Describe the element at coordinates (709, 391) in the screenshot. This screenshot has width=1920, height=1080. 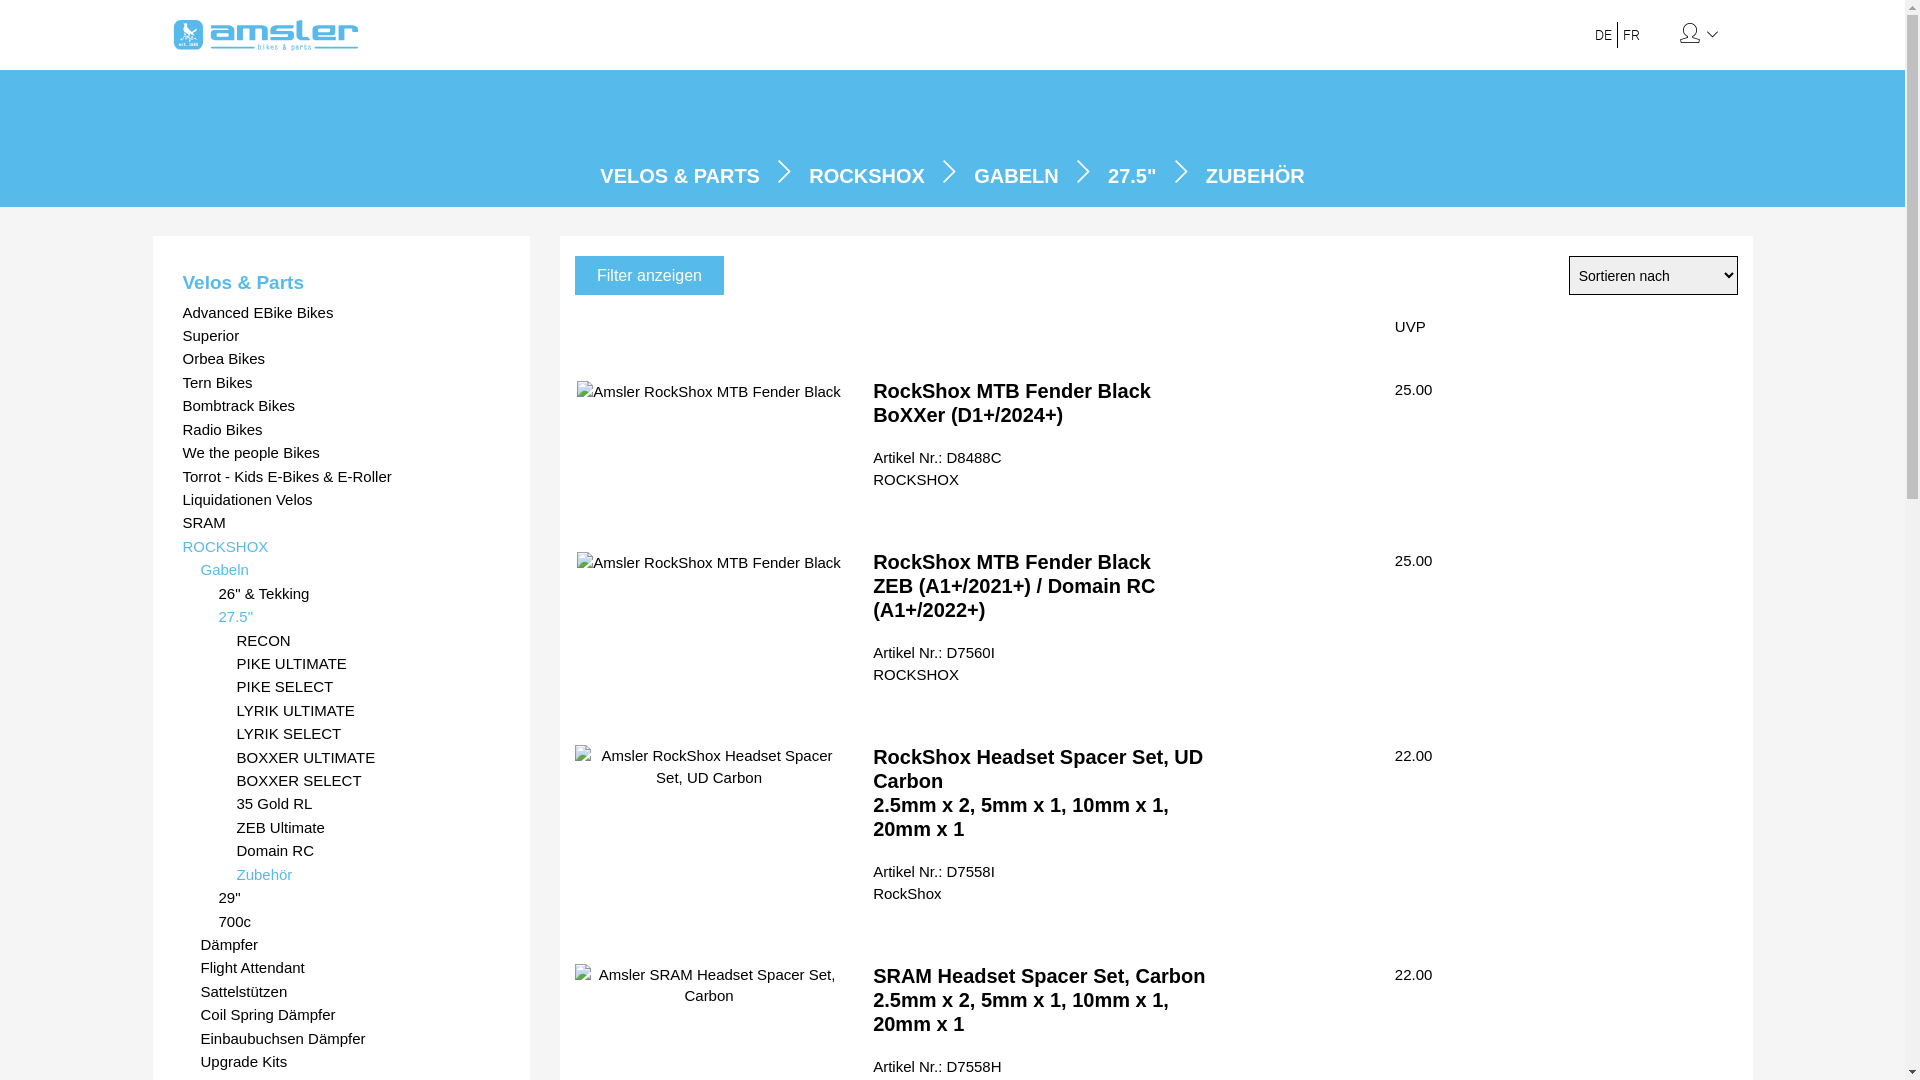
I see `'RockShox MTB Fender Black'` at that location.